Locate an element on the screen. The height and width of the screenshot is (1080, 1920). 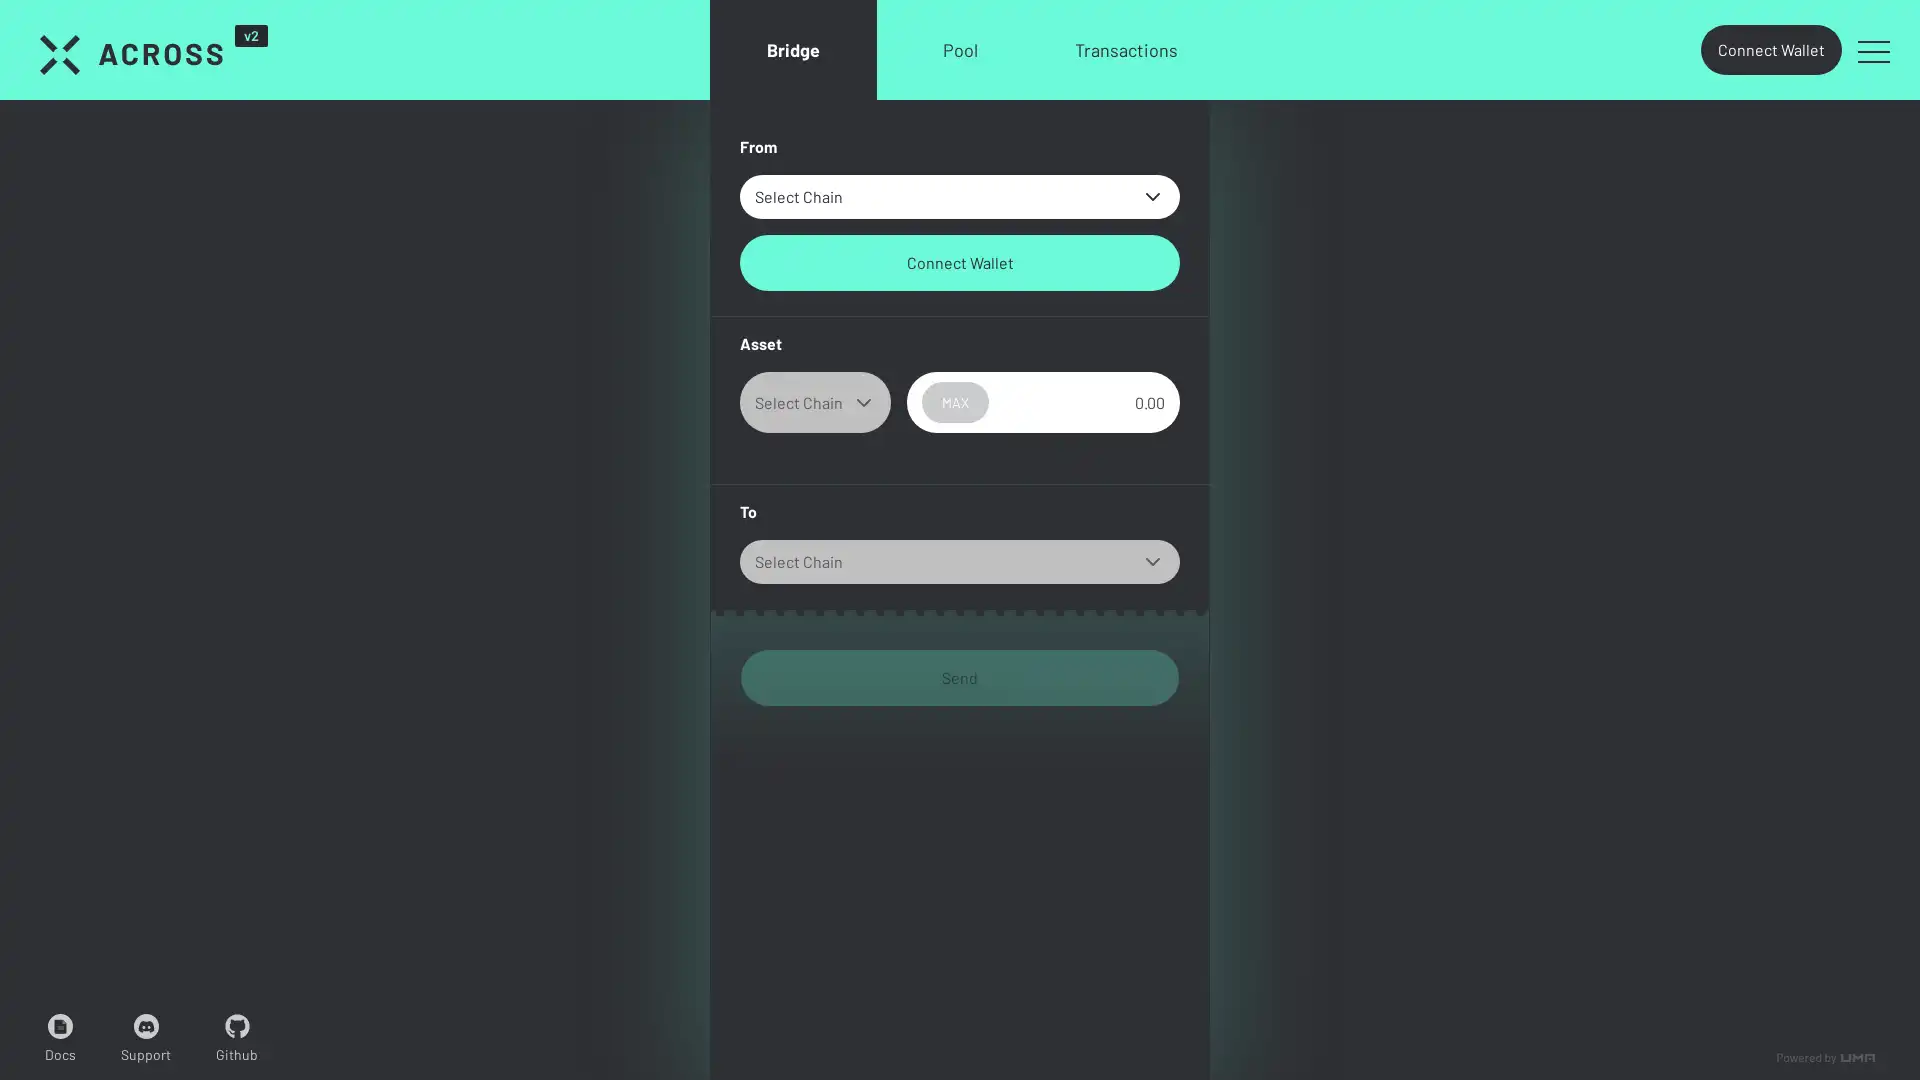
Connect Wallet is located at coordinates (960, 261).